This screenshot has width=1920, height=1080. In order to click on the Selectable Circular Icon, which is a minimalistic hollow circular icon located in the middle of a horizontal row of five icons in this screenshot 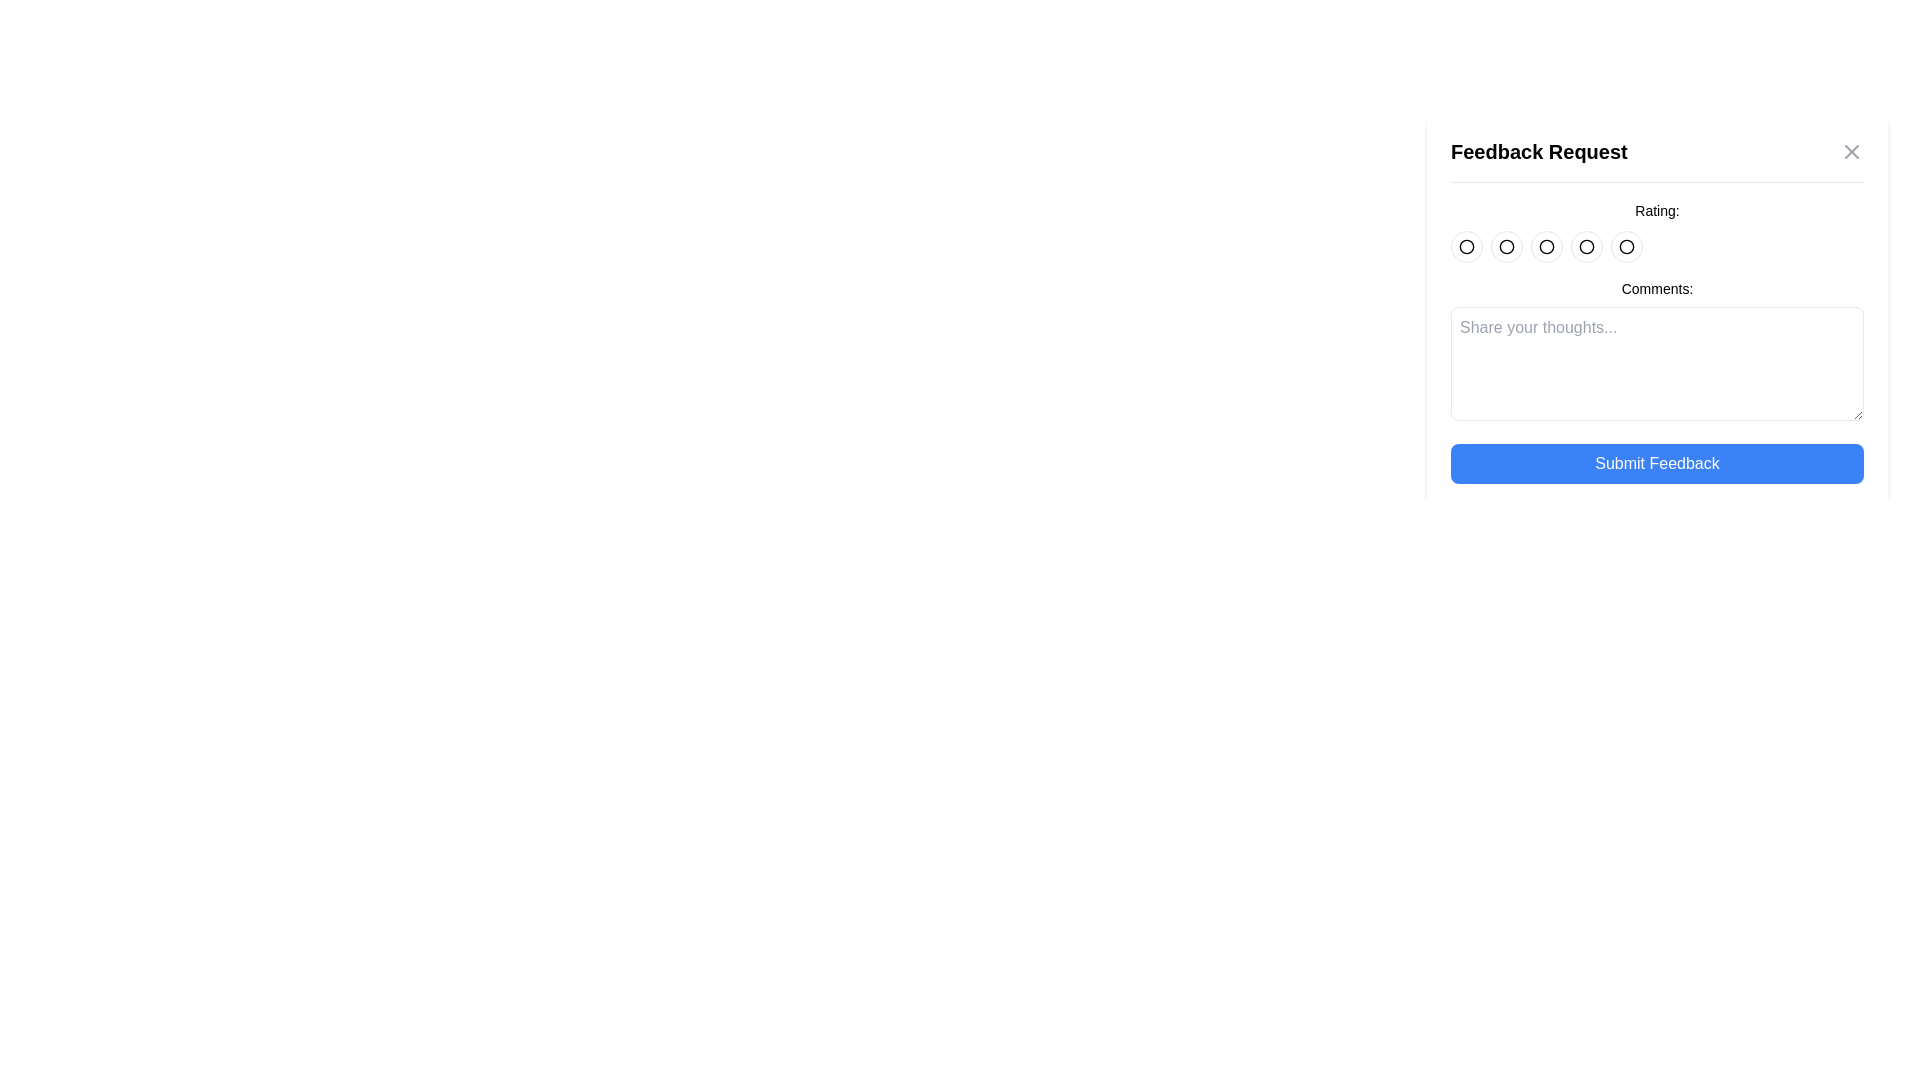, I will do `click(1545, 245)`.